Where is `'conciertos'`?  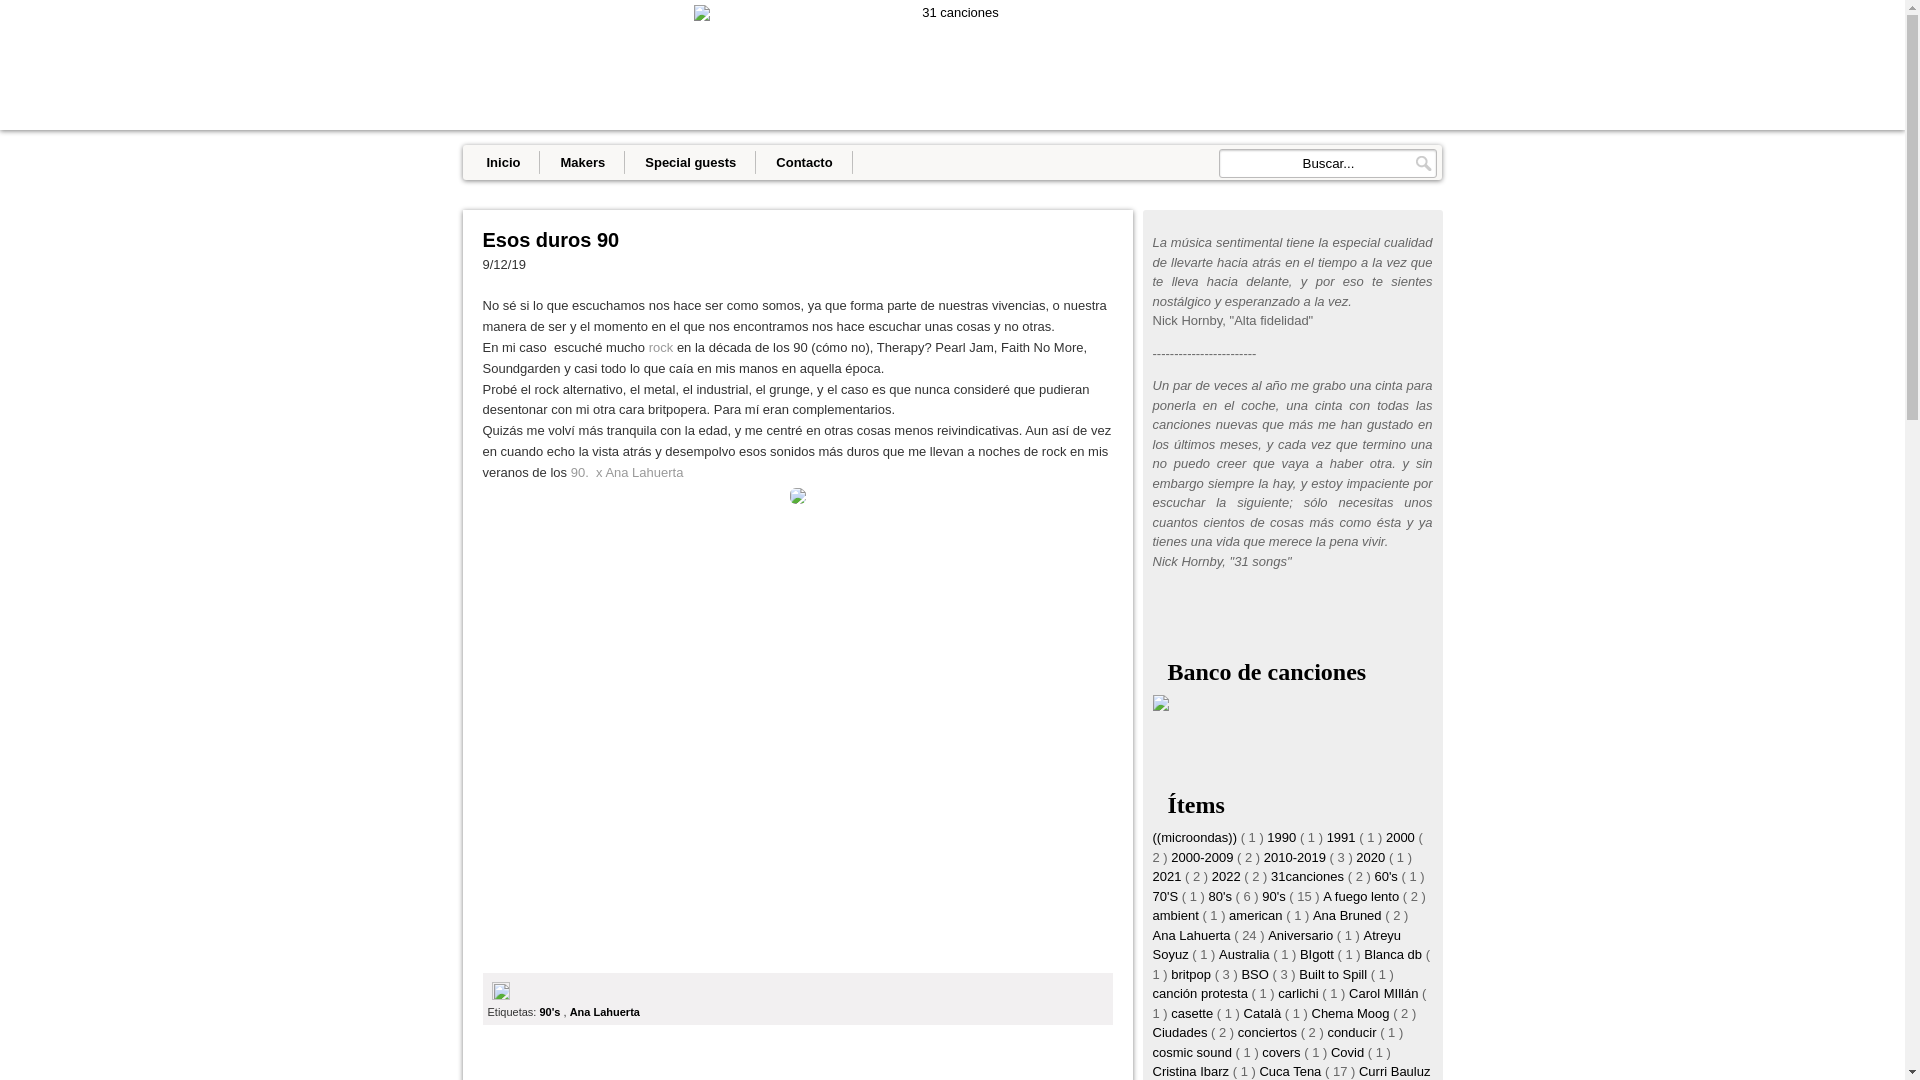
'conciertos' is located at coordinates (1268, 1032).